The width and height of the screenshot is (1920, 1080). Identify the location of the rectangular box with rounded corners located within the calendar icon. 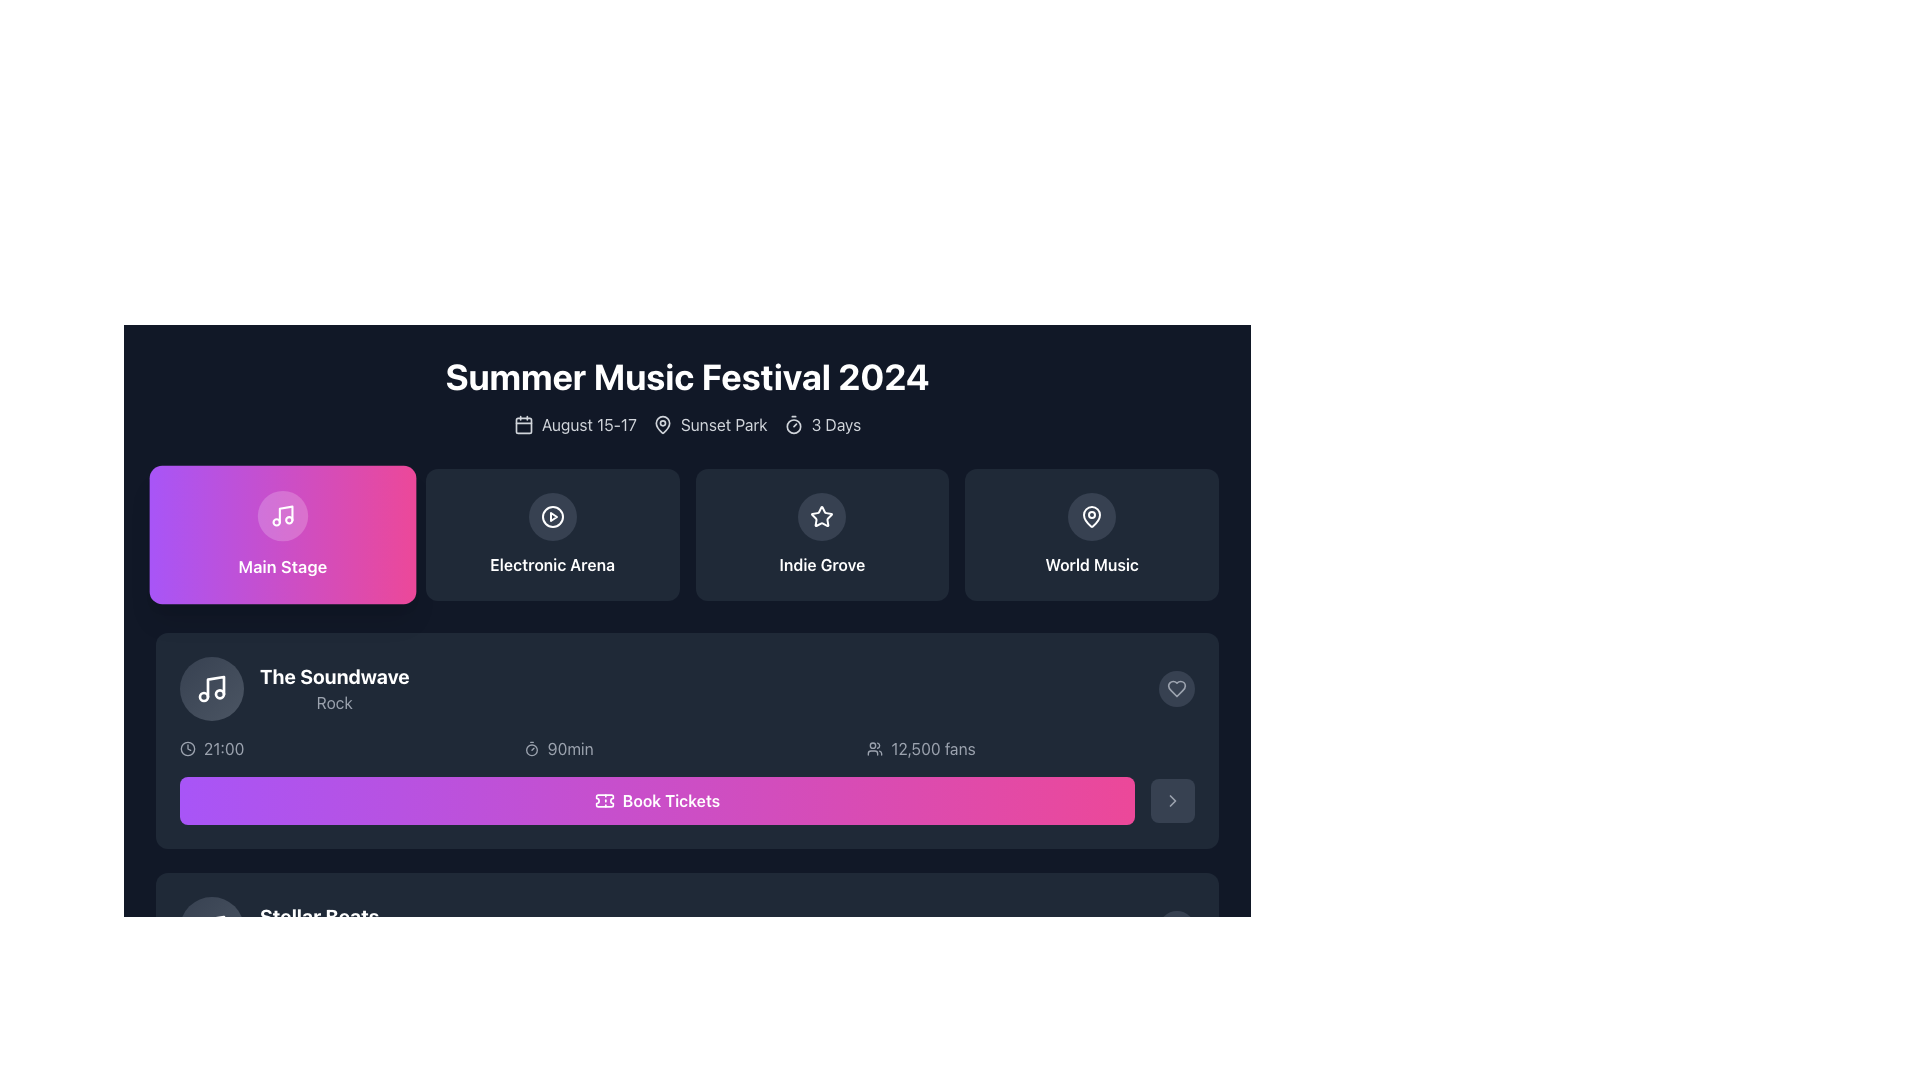
(523, 424).